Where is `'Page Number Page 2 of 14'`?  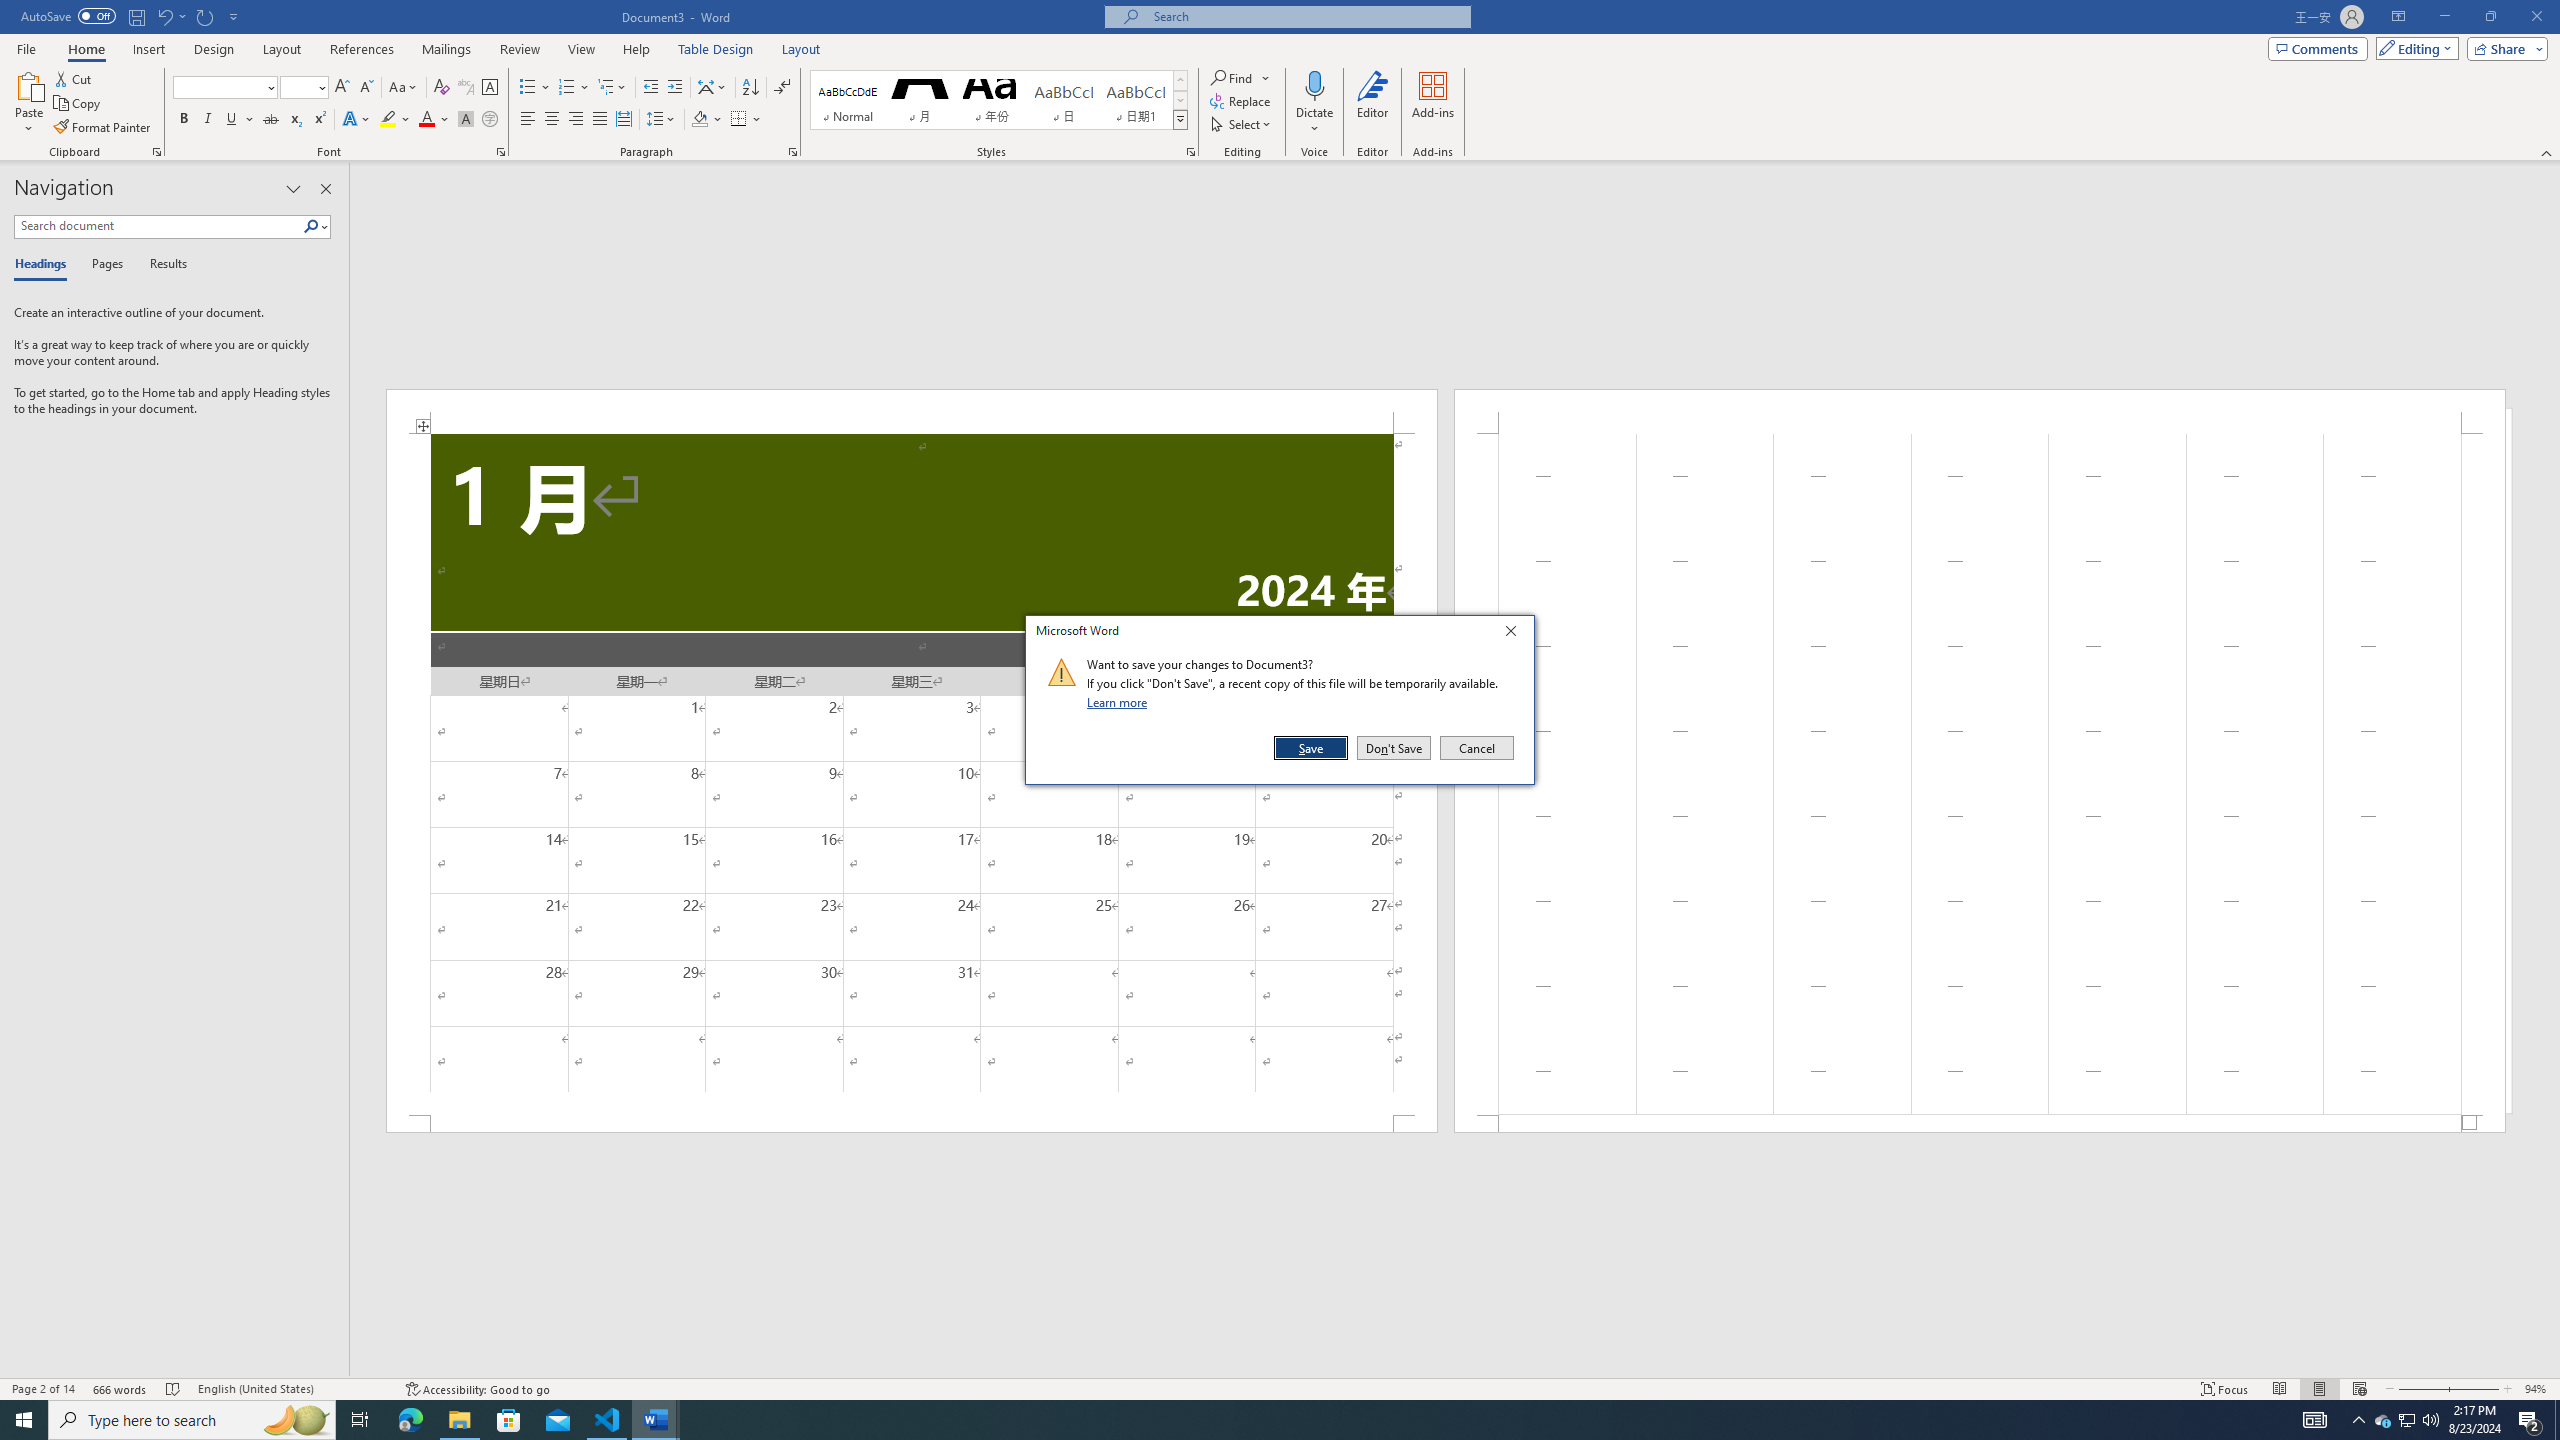 'Page Number Page 2 of 14' is located at coordinates (42, 1389).